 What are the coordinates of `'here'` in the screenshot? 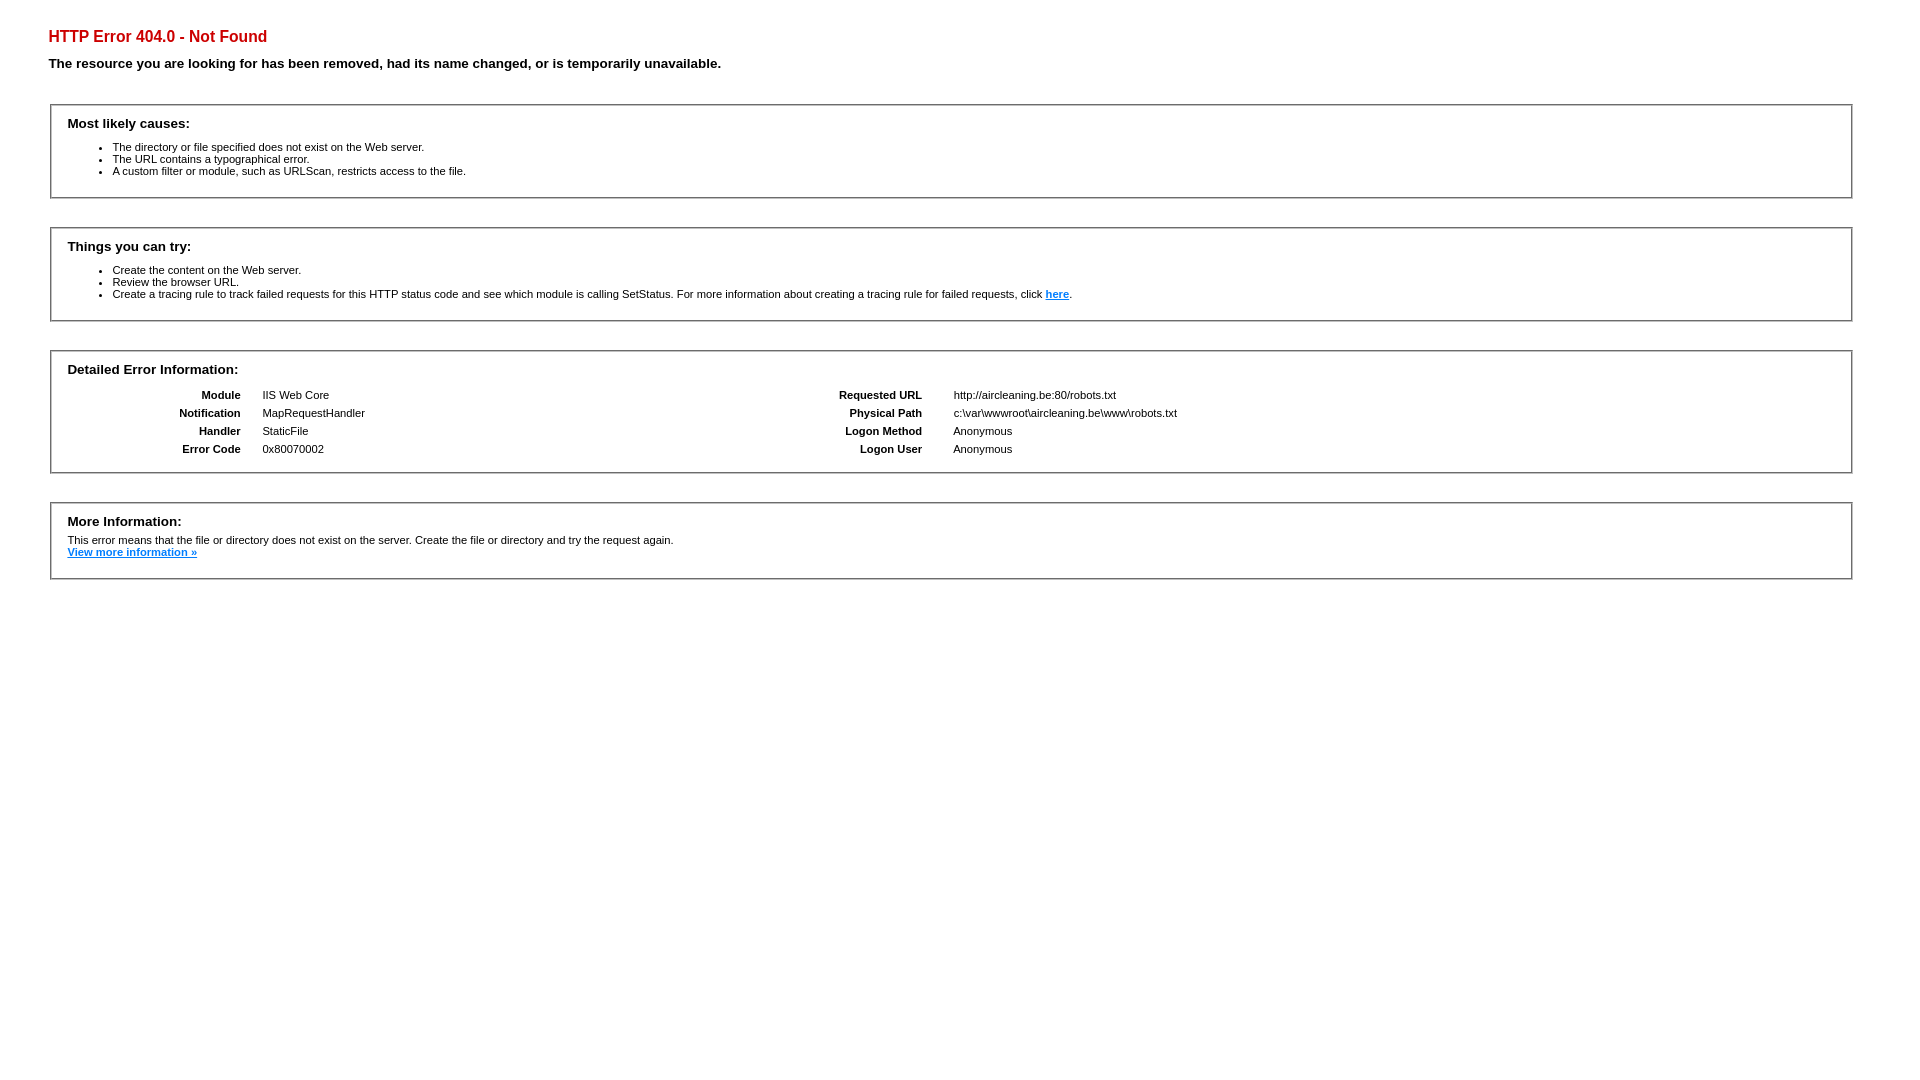 It's located at (1045, 293).